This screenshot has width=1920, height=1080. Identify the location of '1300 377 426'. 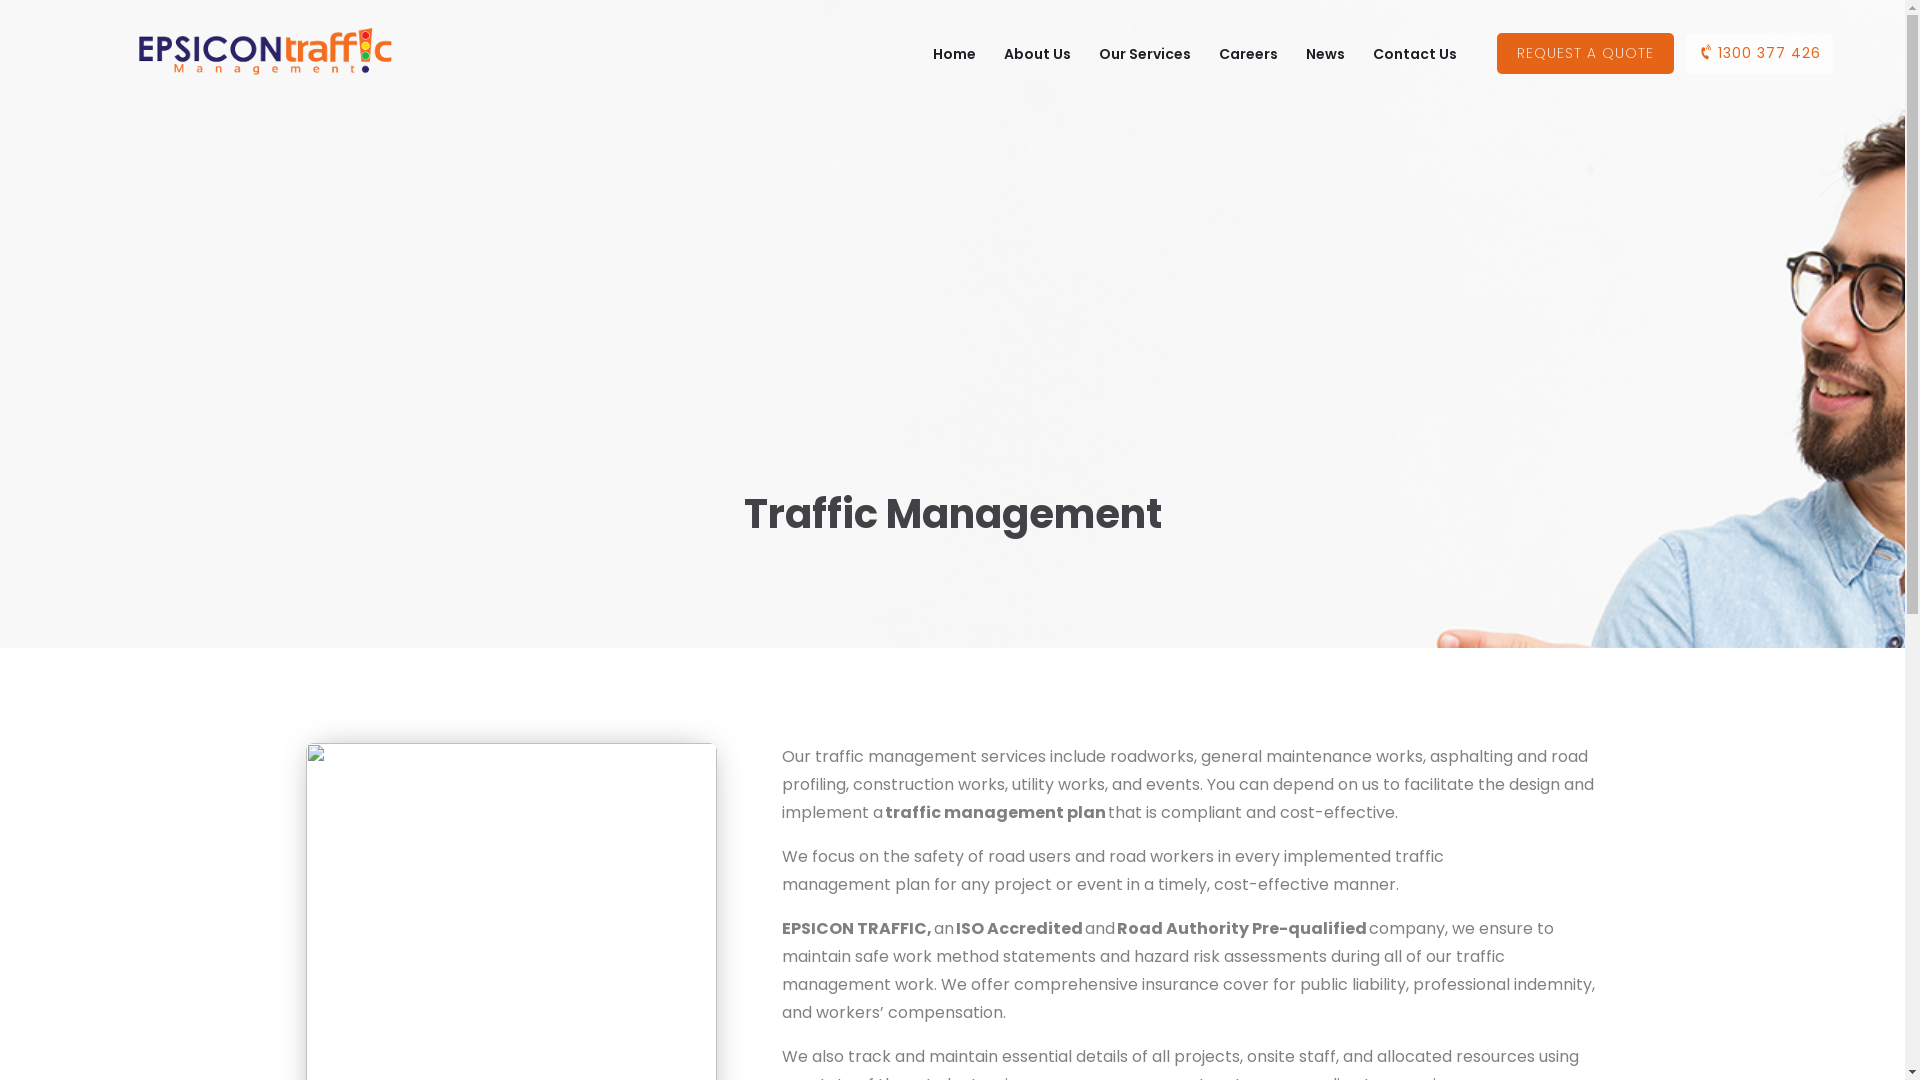
(1758, 52).